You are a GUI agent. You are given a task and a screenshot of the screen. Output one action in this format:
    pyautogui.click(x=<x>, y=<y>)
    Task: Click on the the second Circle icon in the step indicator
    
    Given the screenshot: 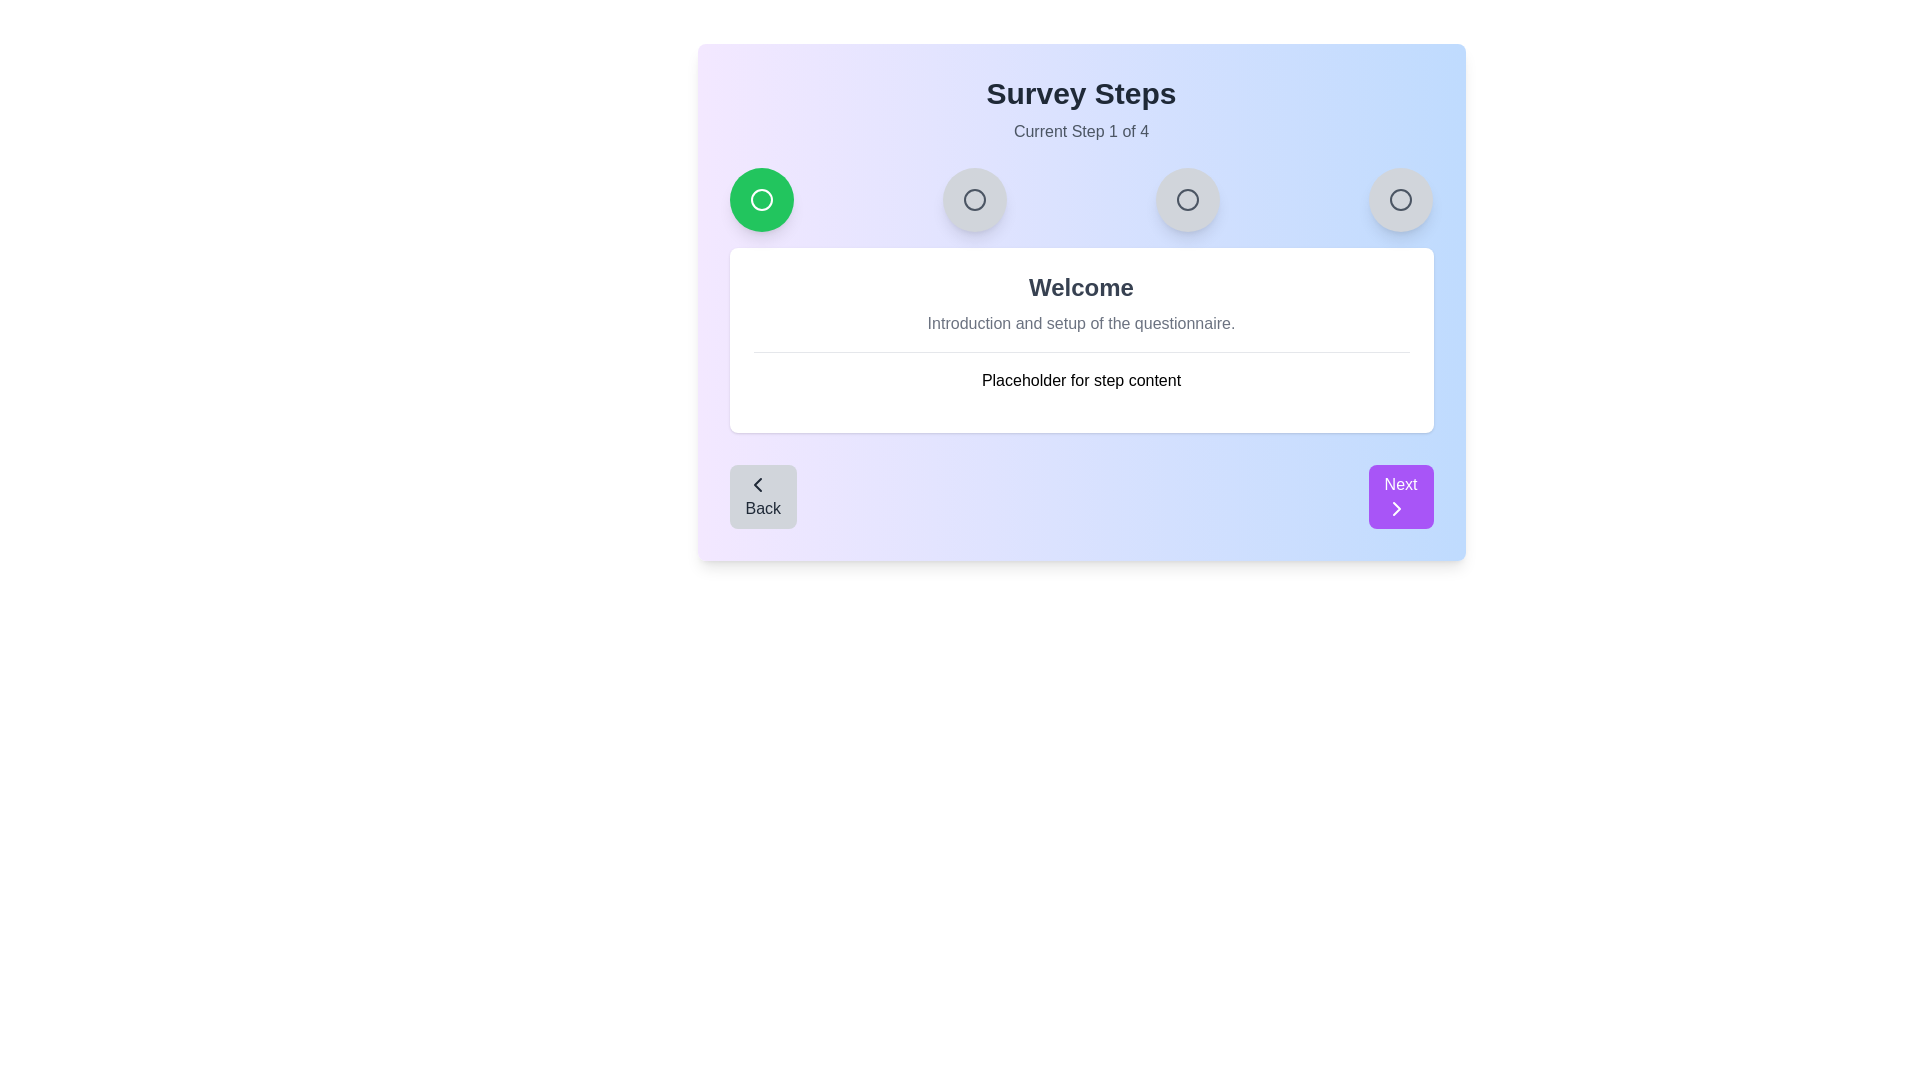 What is the action you would take?
    pyautogui.click(x=974, y=200)
    